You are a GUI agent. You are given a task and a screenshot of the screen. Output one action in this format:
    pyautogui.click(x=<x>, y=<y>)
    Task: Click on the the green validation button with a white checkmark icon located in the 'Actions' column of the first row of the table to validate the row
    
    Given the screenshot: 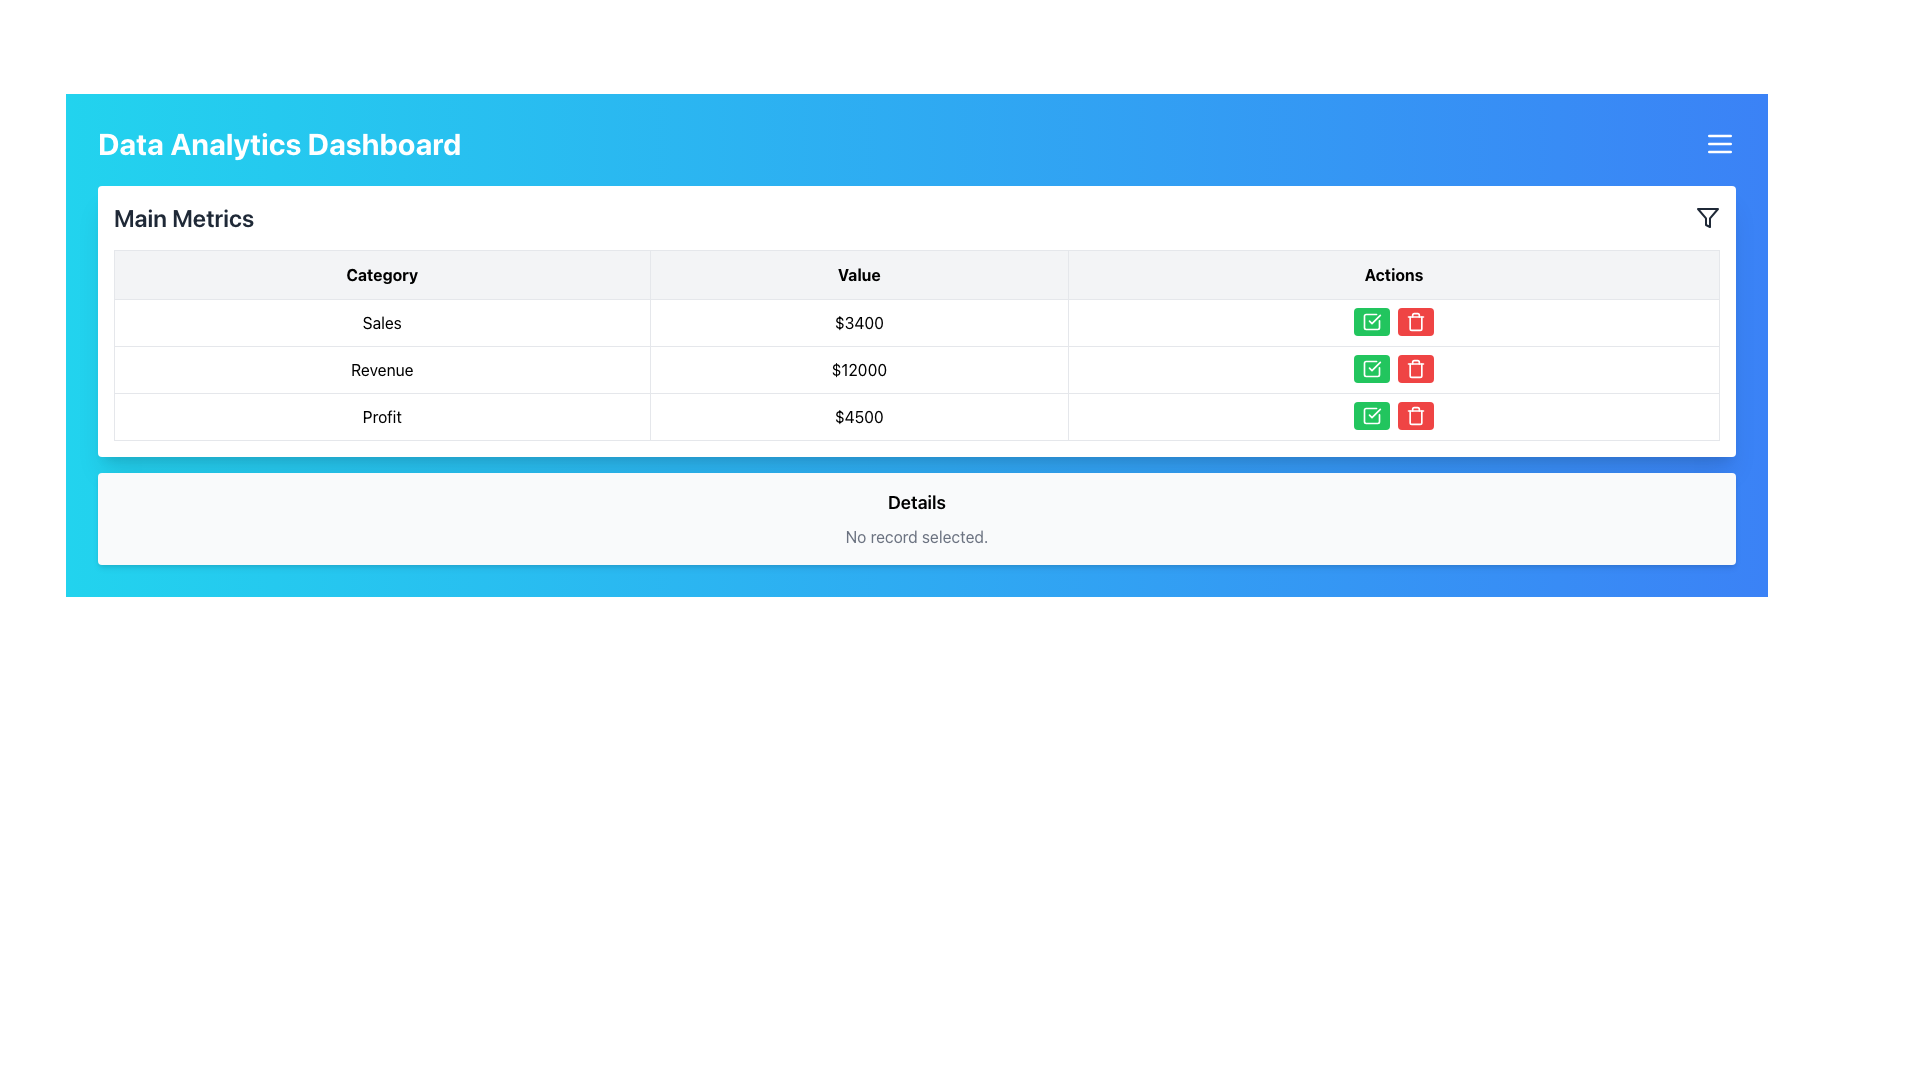 What is the action you would take?
    pyautogui.click(x=1371, y=320)
    